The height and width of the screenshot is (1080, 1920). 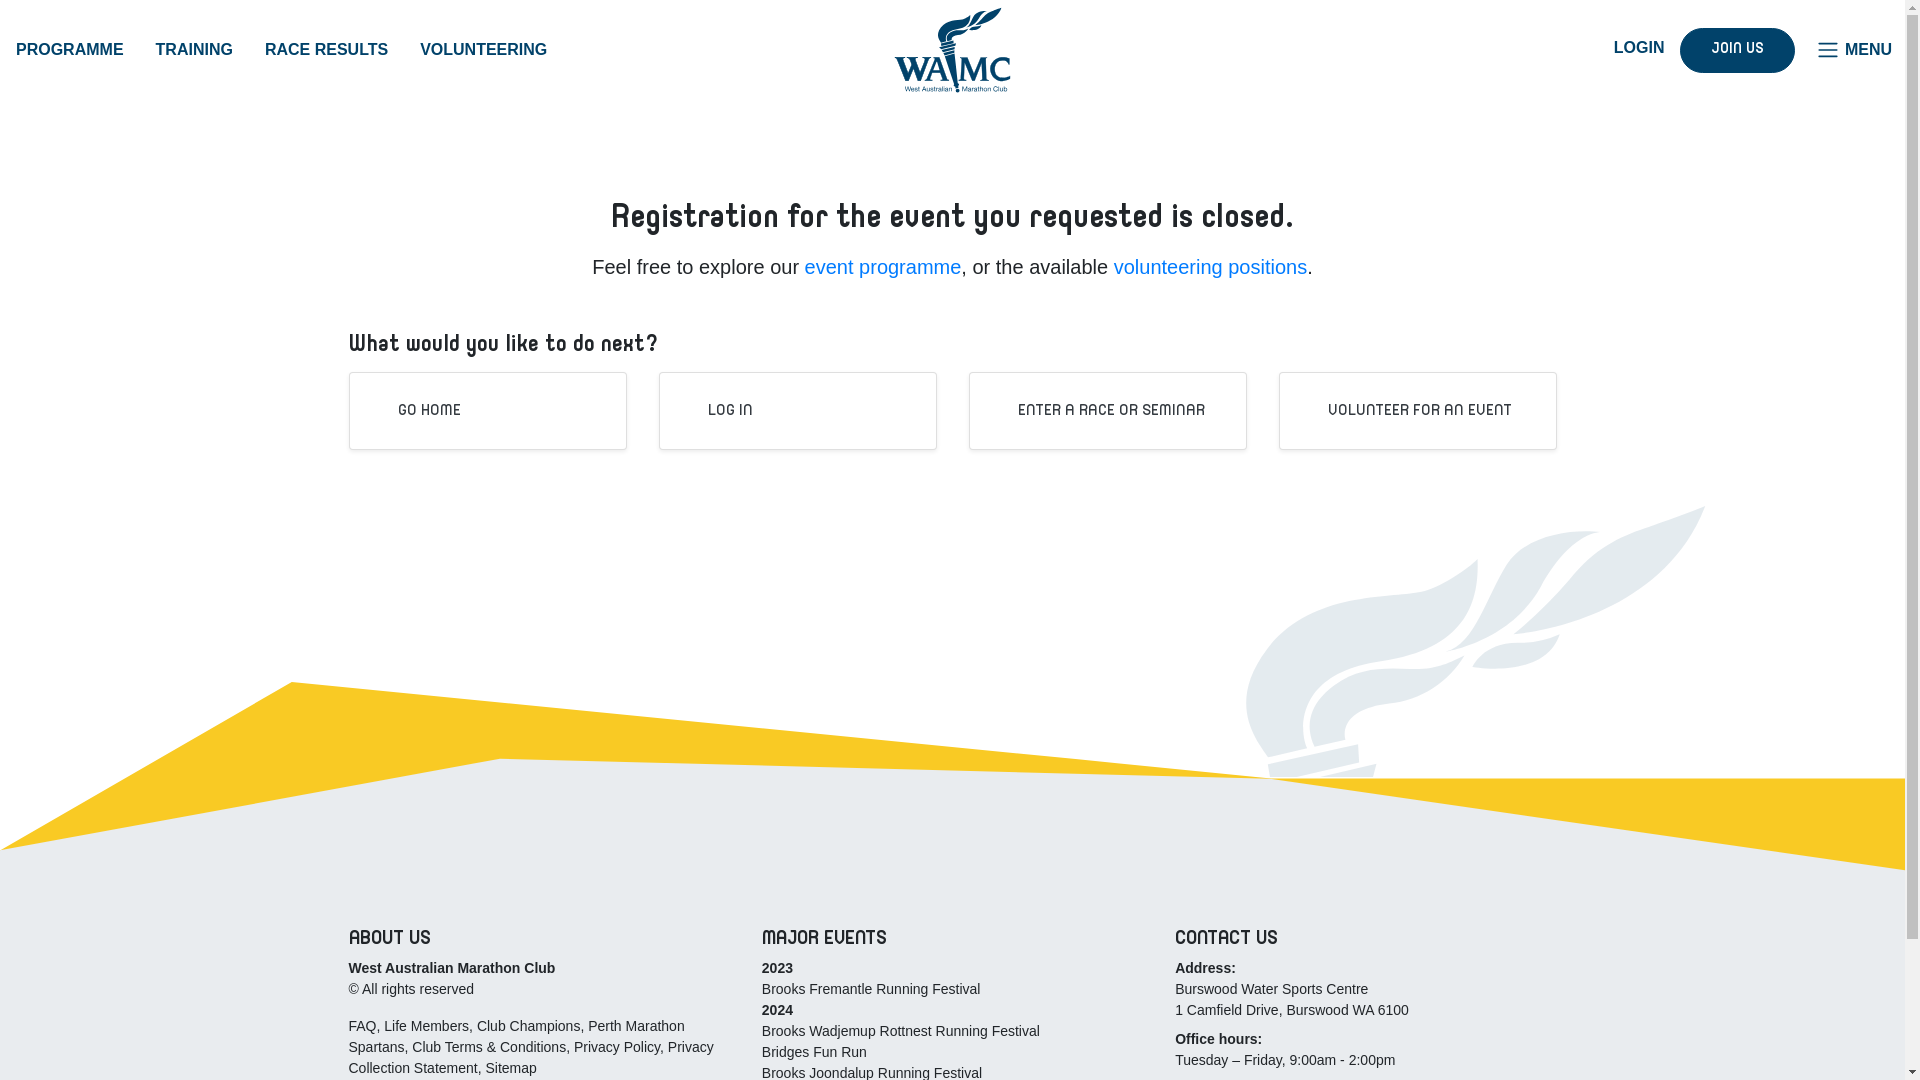 I want to click on 'Perth Marathon Spartans', so click(x=515, y=1035).